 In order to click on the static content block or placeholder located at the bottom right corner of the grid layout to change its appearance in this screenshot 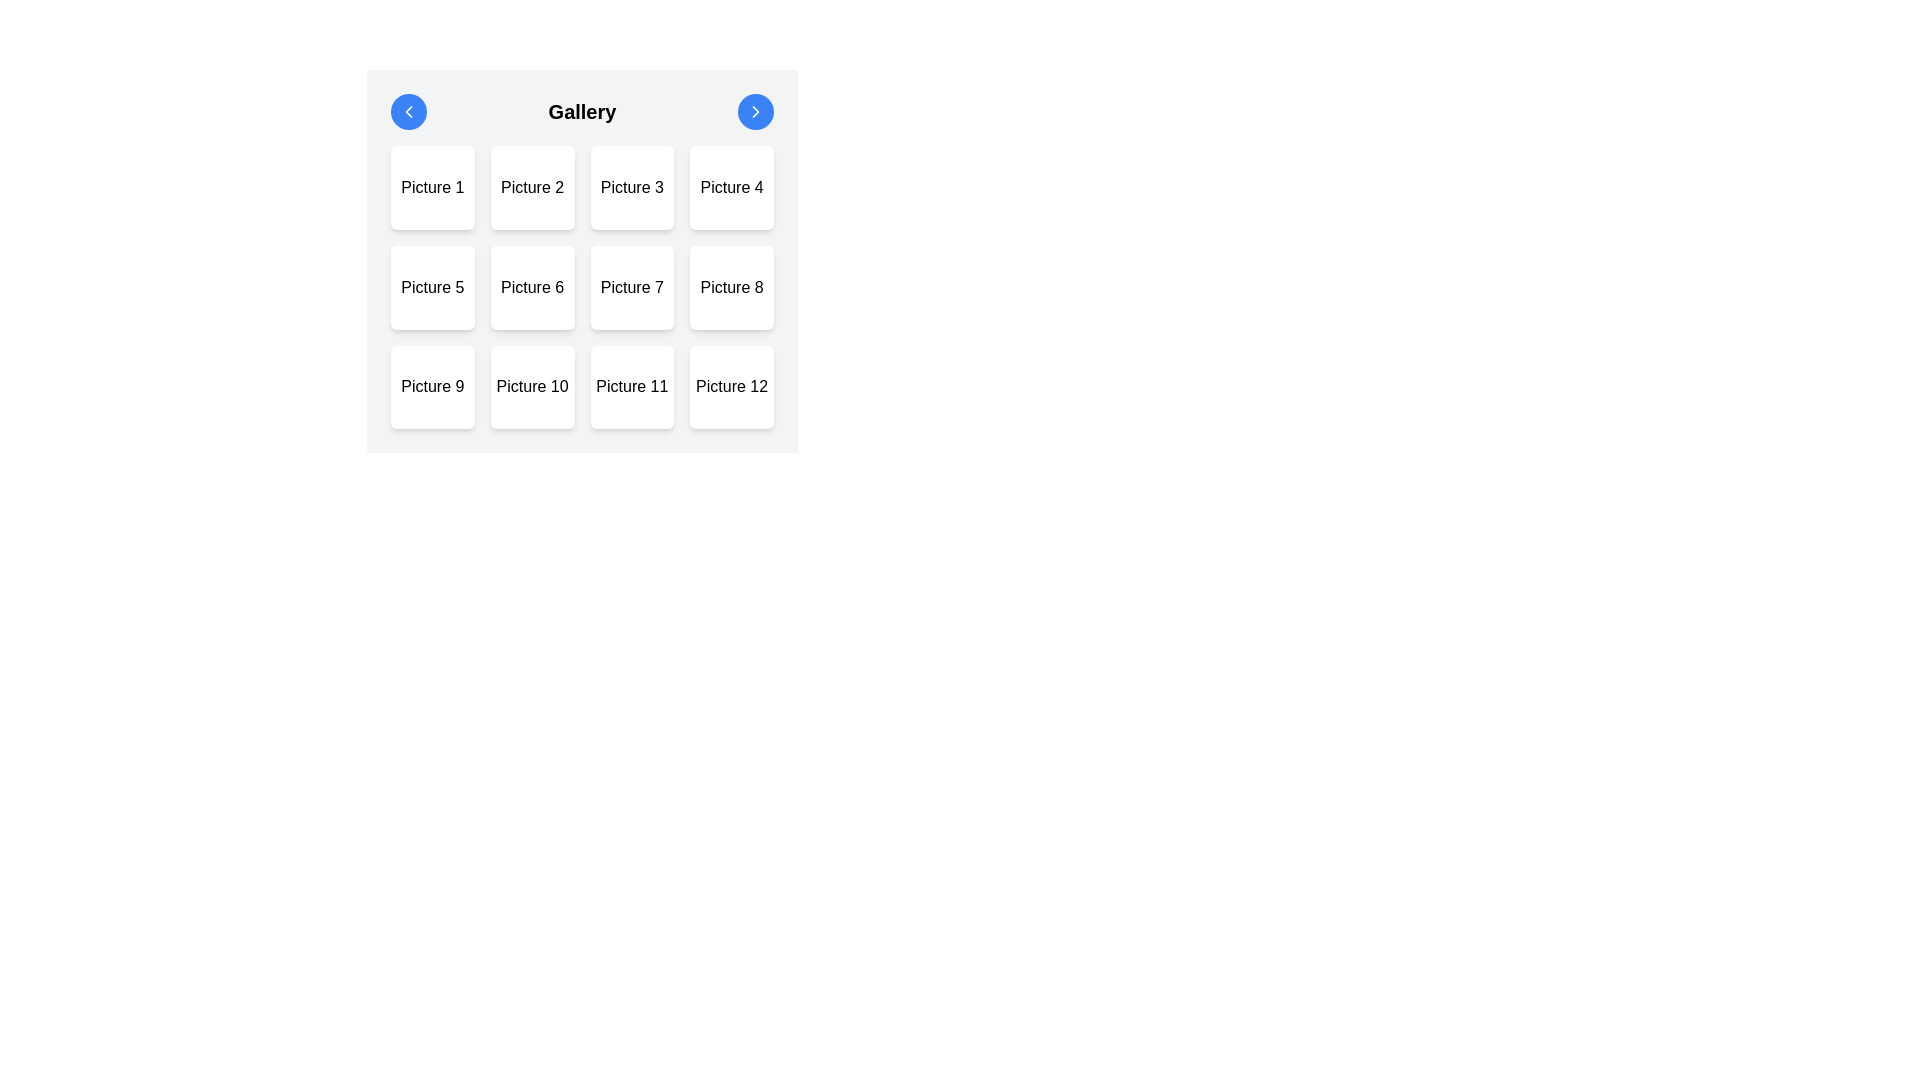, I will do `click(731, 387)`.